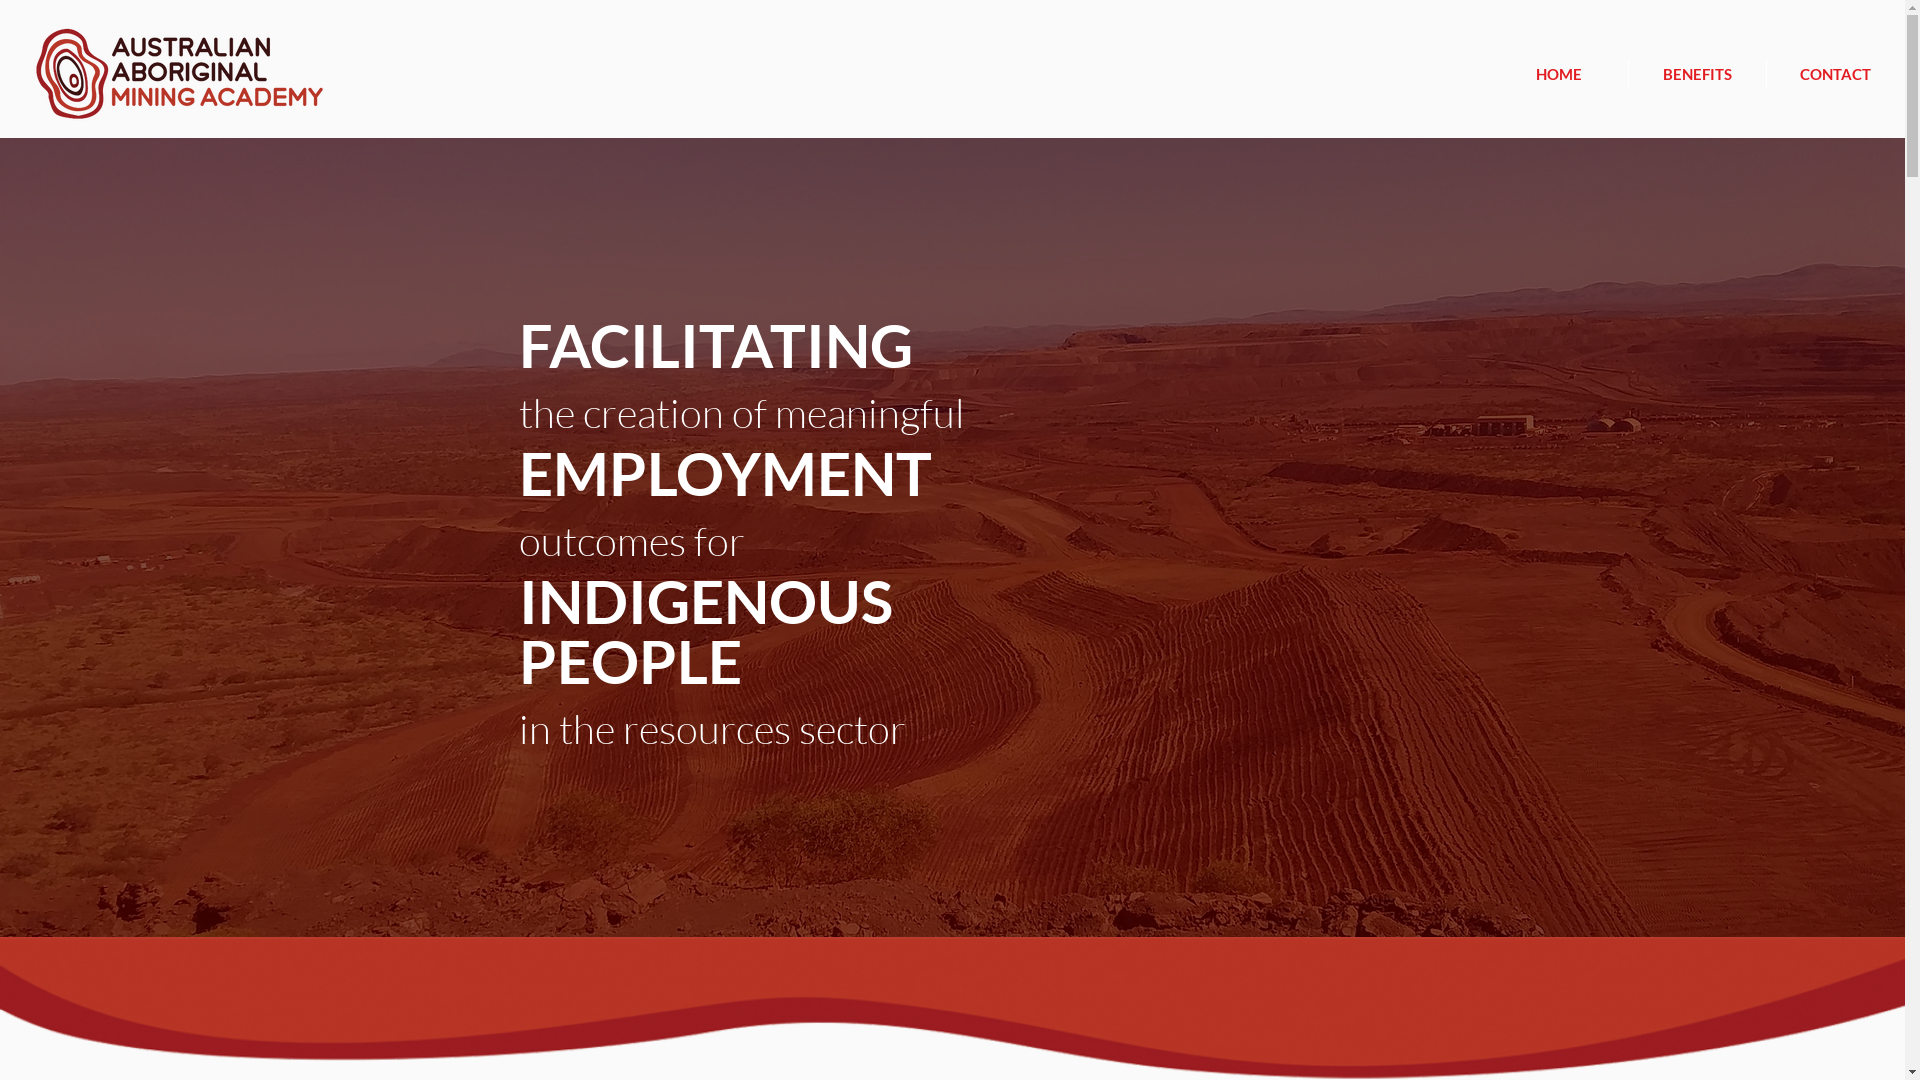 The height and width of the screenshot is (1080, 1920). Describe the element at coordinates (1766, 72) in the screenshot. I see `'CONTACT'` at that location.